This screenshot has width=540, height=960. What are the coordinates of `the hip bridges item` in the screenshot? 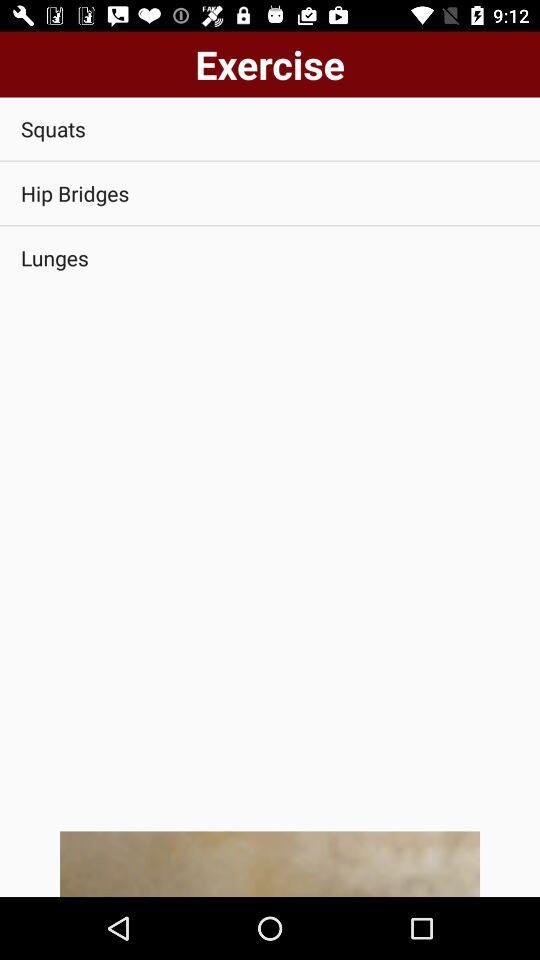 It's located at (270, 193).